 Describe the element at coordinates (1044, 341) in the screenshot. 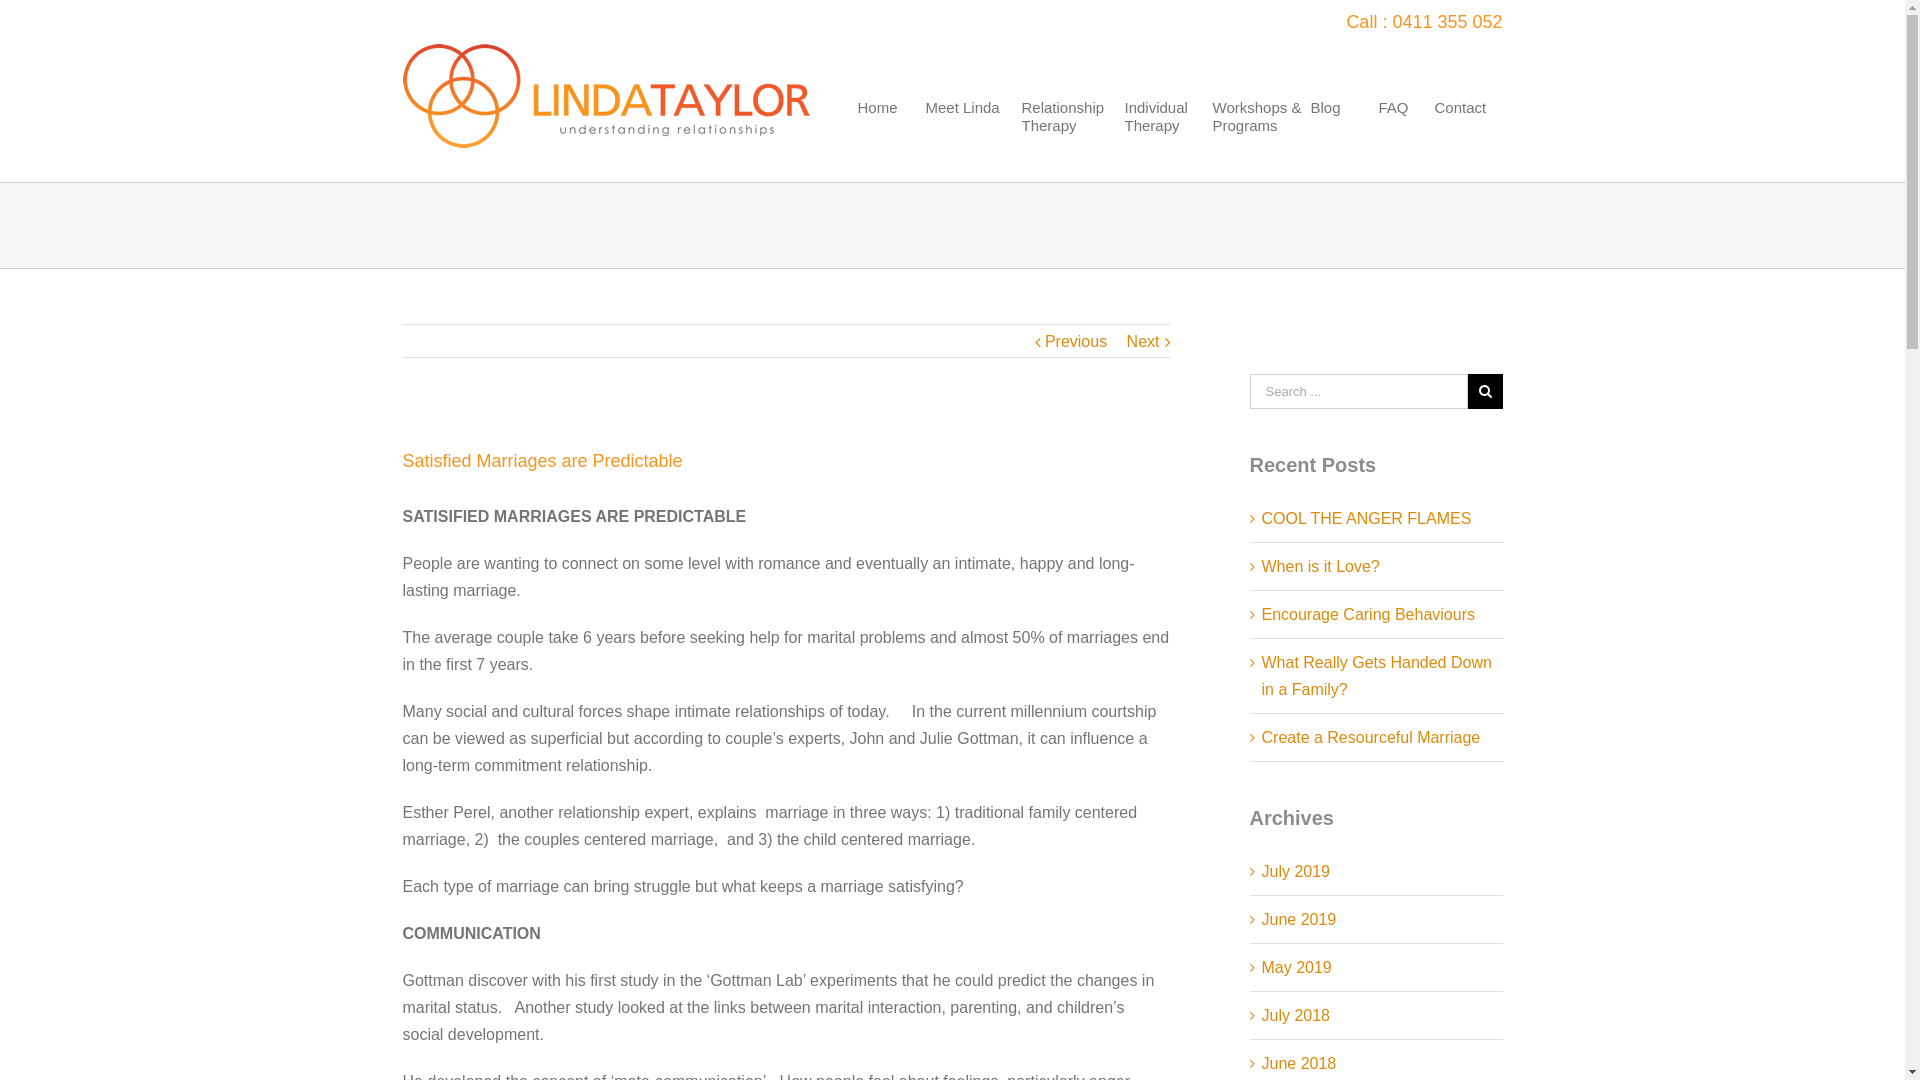

I see `'Previous'` at that location.